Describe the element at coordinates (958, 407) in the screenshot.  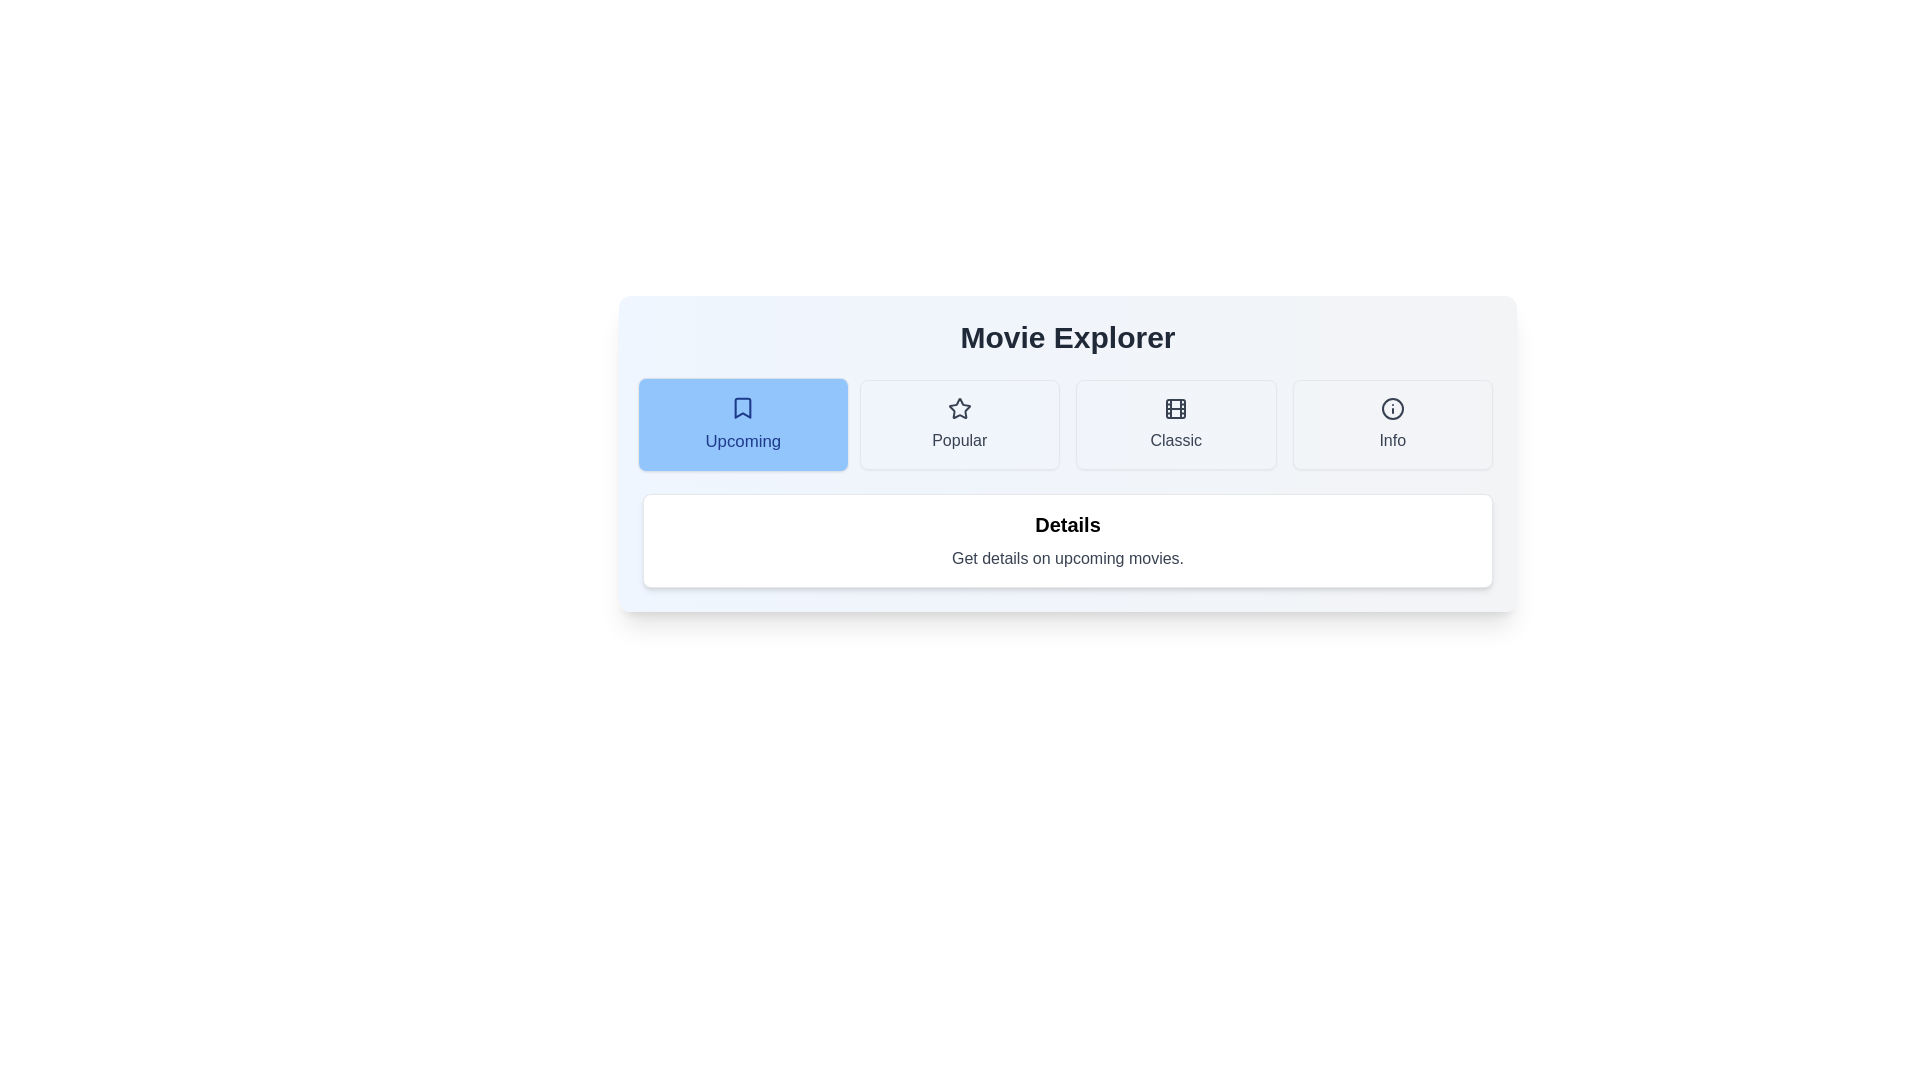
I see `the 'Popular' tab icon in the navigation bar` at that location.